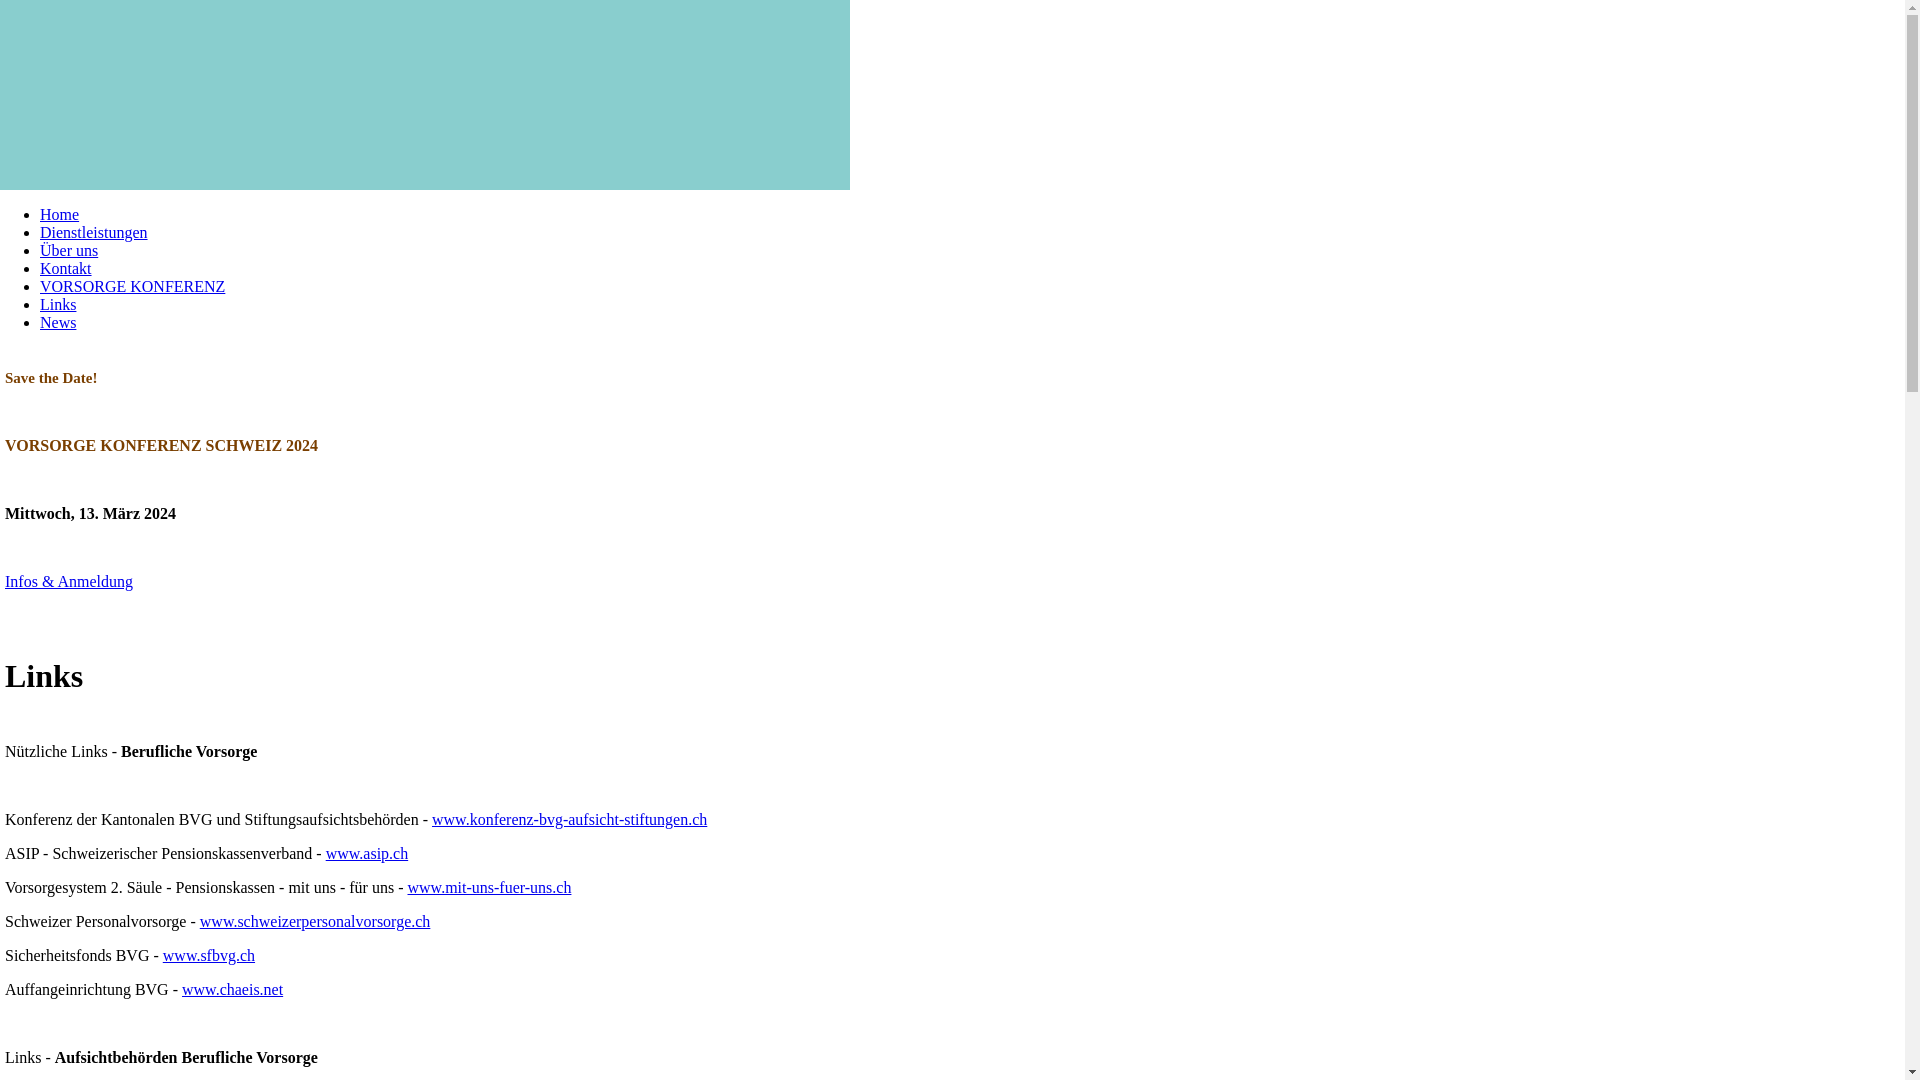 The width and height of the screenshot is (1920, 1080). I want to click on 'Infos & Anmeldung', so click(68, 581).